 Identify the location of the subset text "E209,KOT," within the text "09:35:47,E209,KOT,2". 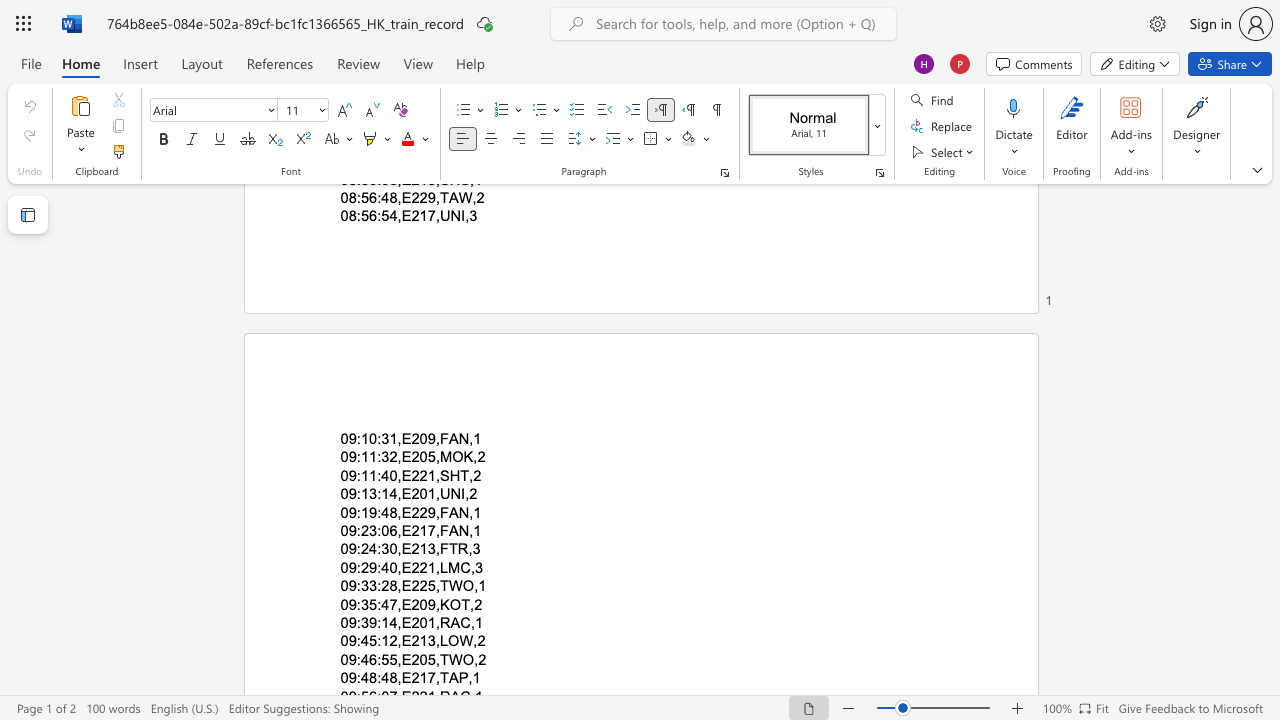
(400, 603).